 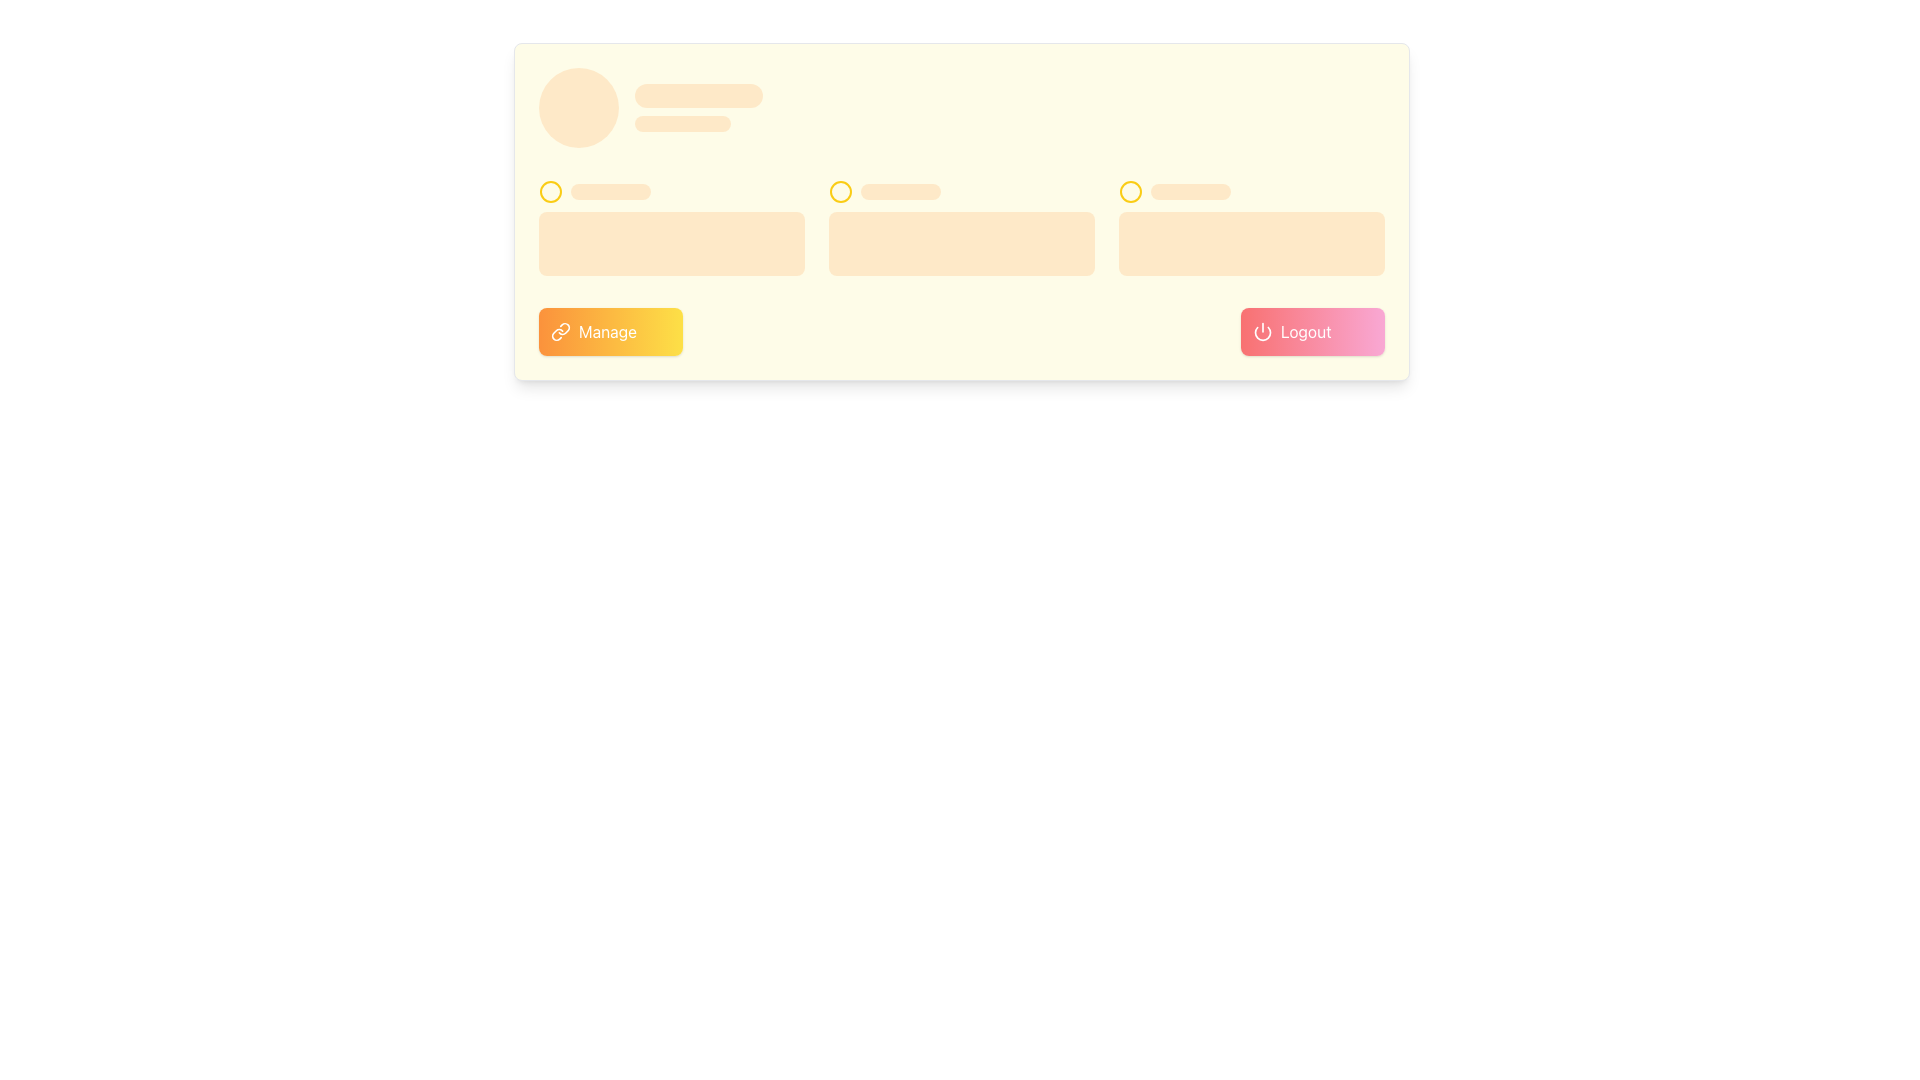 What do you see at coordinates (551, 192) in the screenshot?
I see `the circular icon with a yellow outline, which is the first among similar icons in the top-left section of the layout, adjacent to a text placeholder and near an avatar image` at bounding box center [551, 192].